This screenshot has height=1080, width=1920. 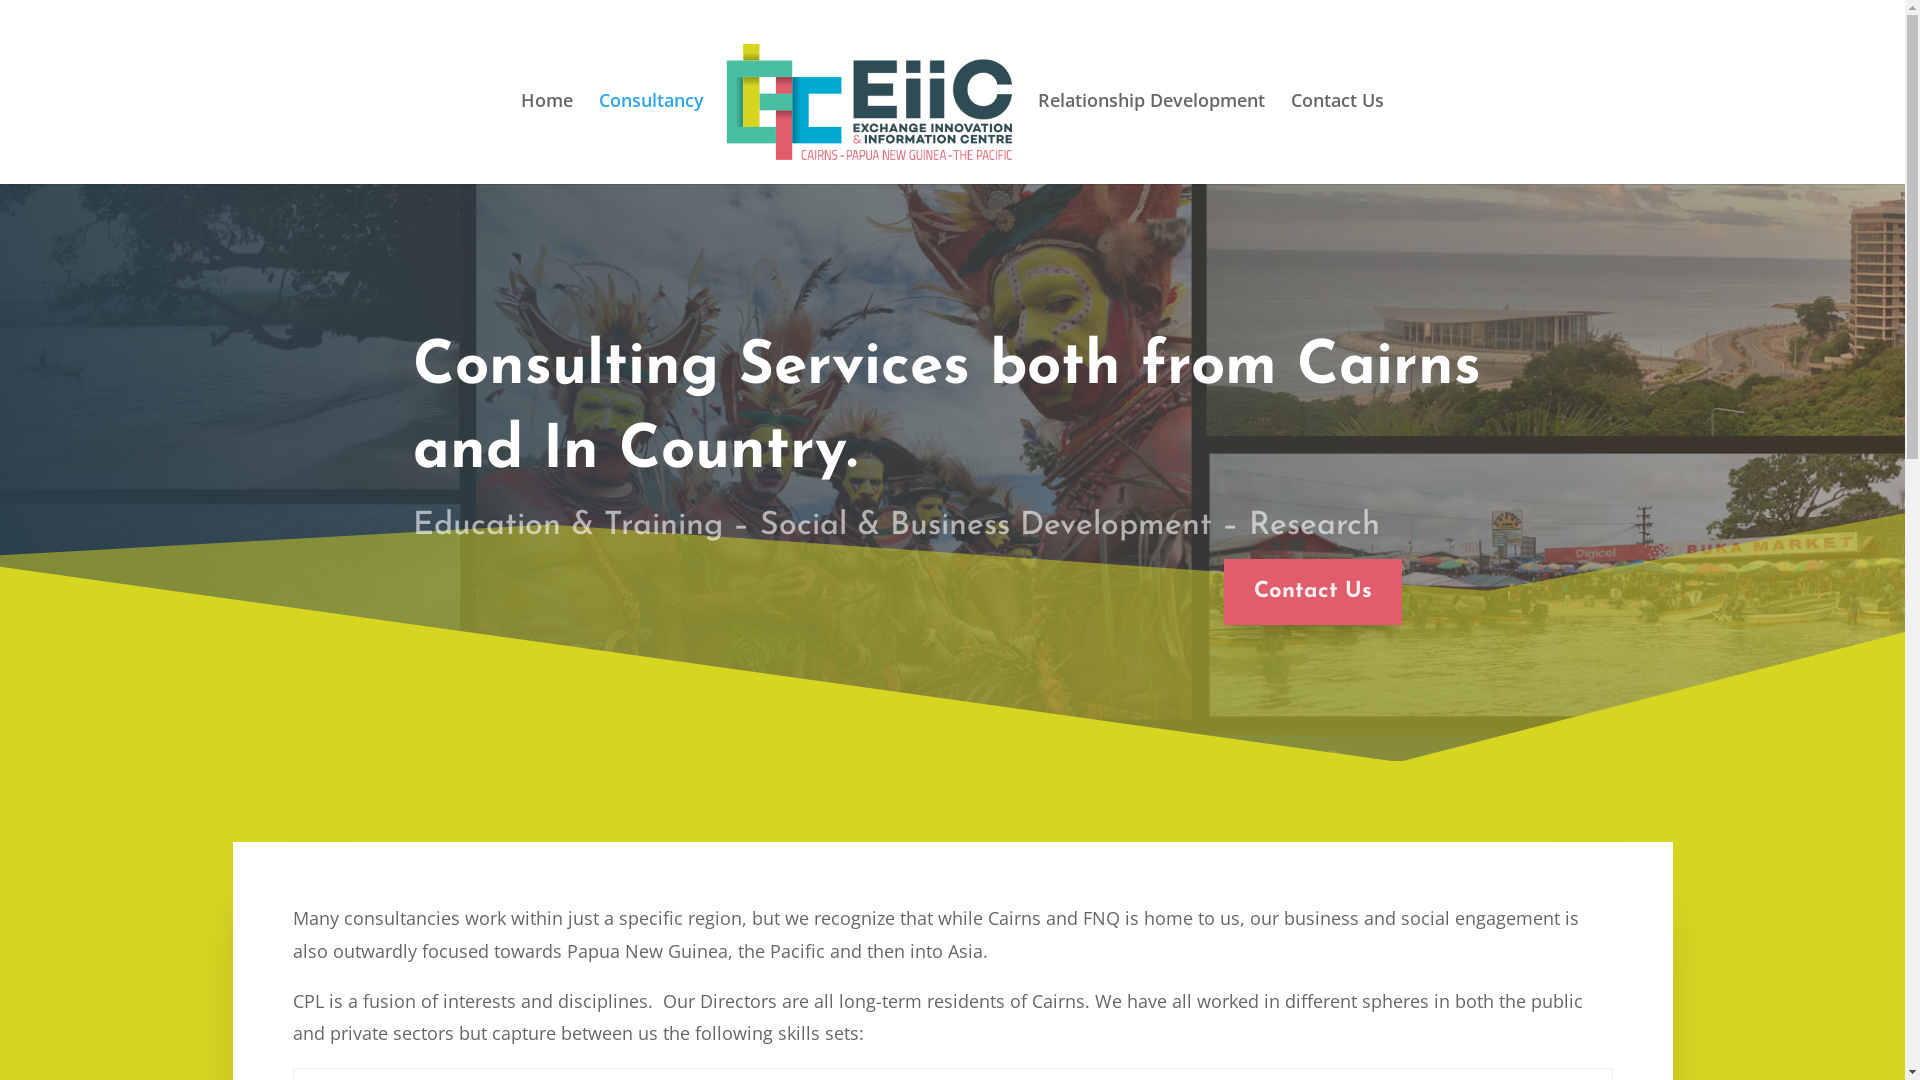 I want to click on 'Contact Us', so click(x=1313, y=591).